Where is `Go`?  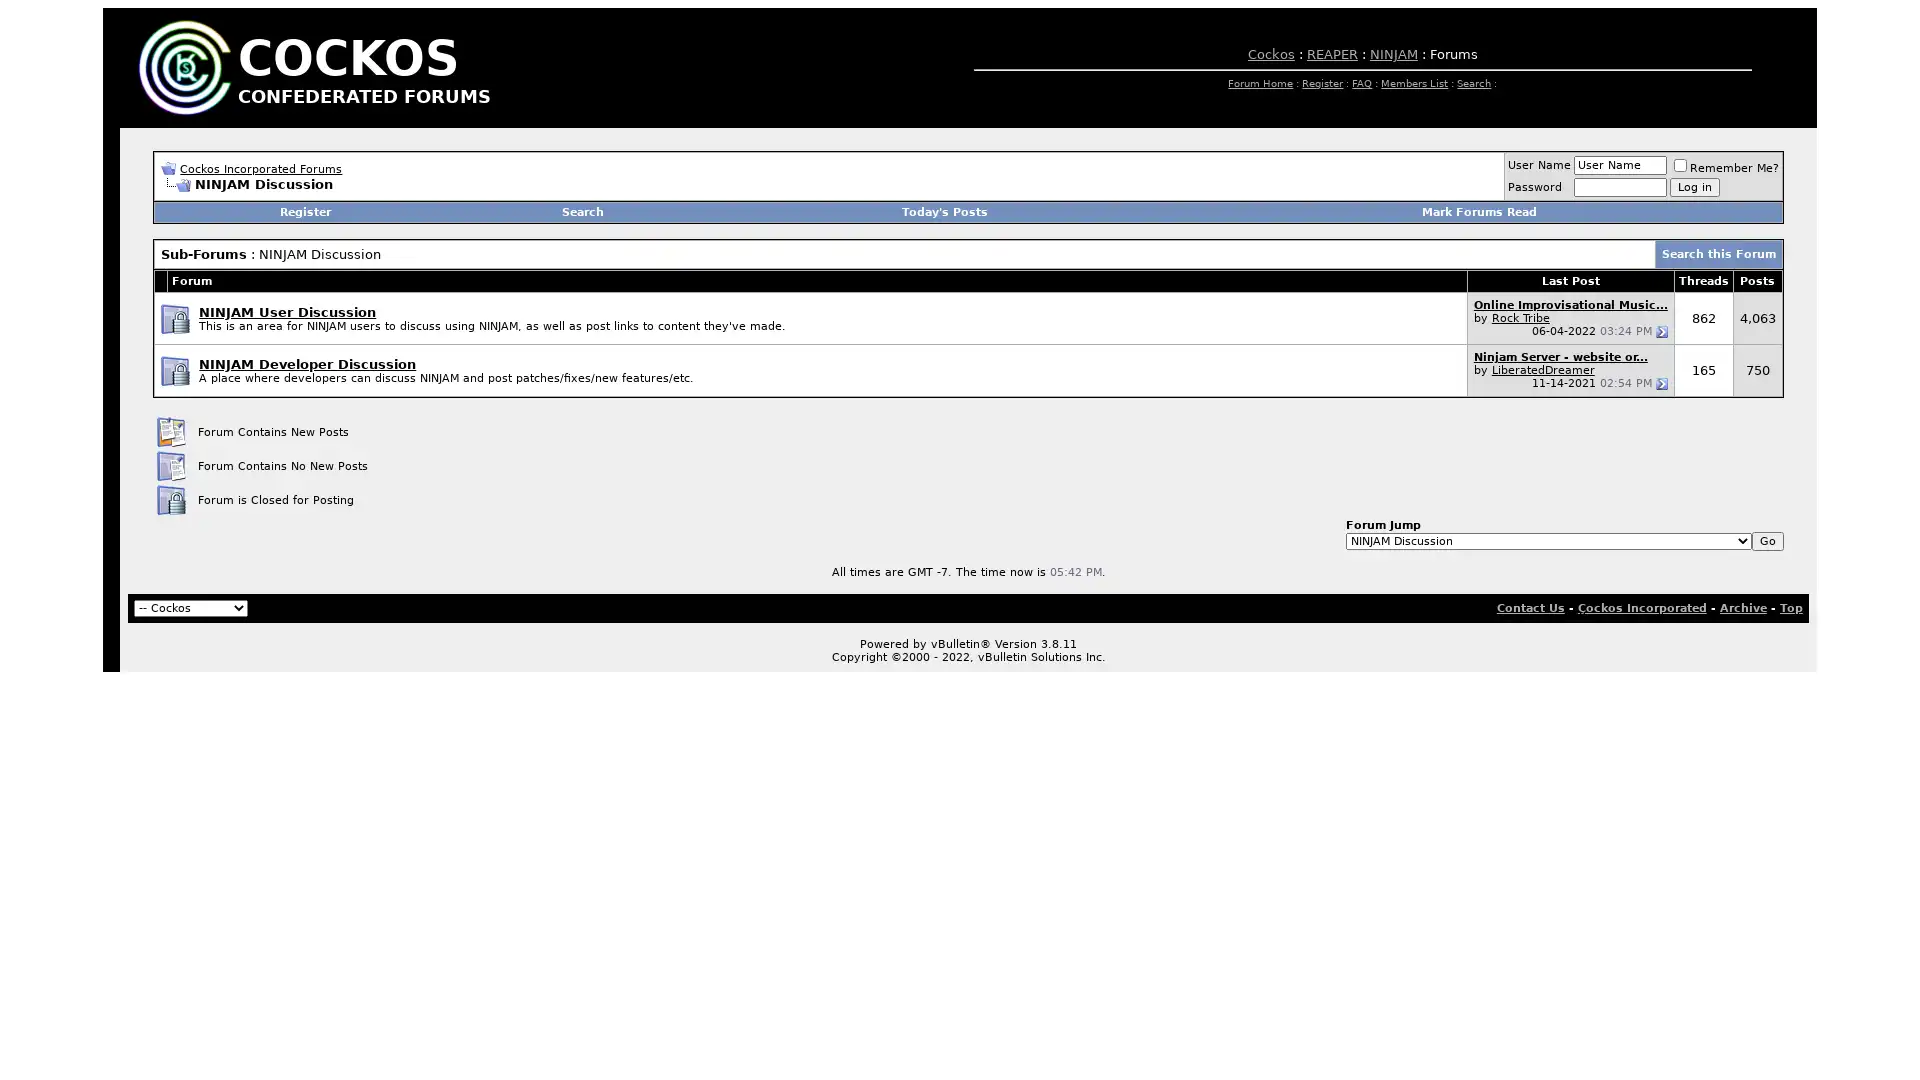 Go is located at coordinates (1766, 541).